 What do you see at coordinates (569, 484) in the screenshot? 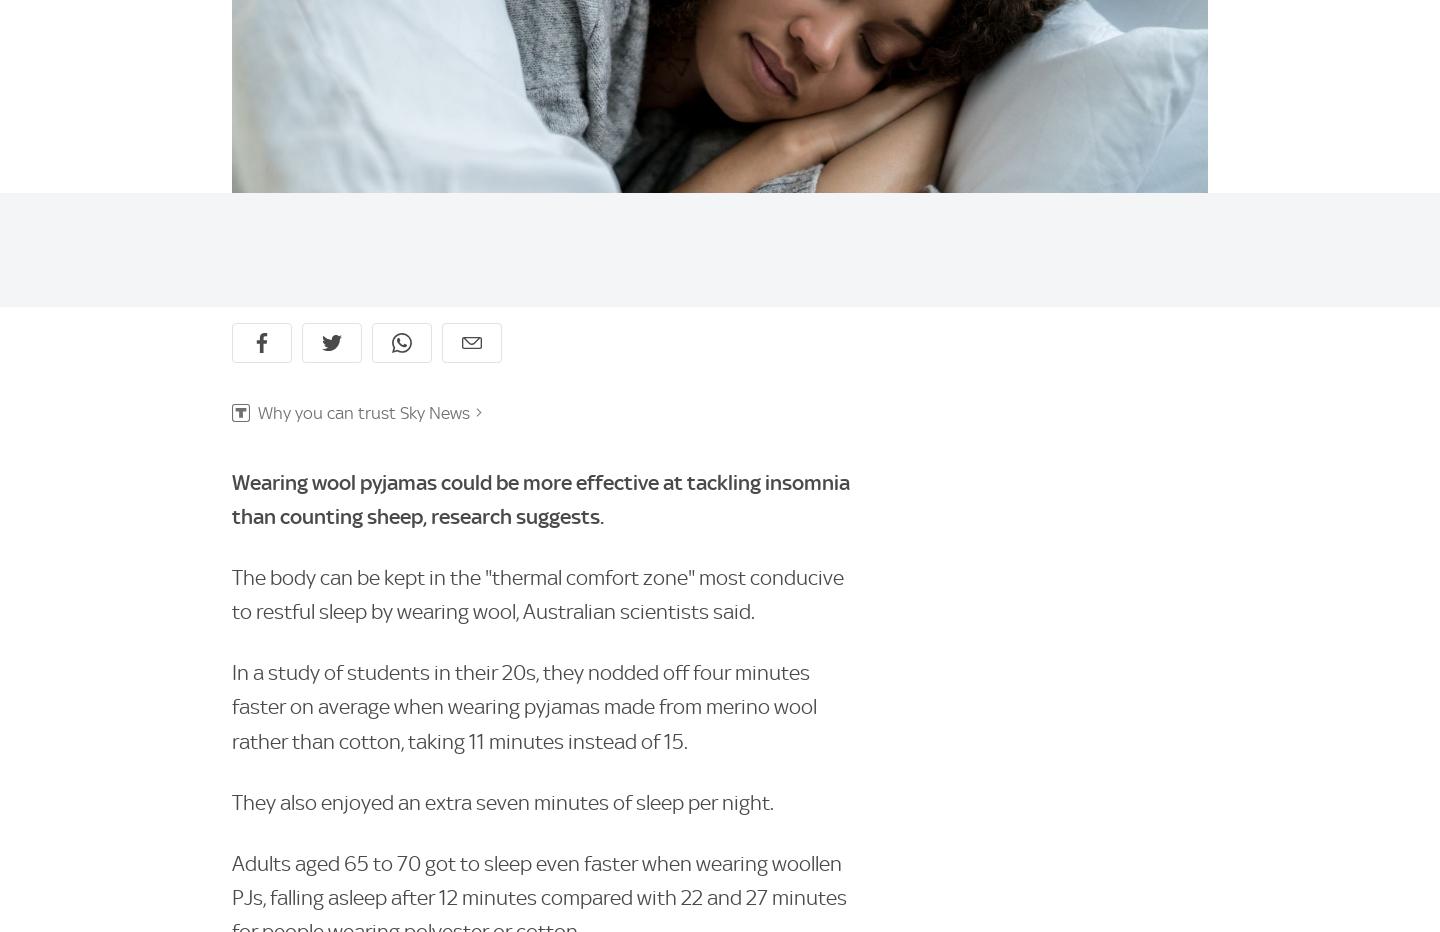
I see `'Sky News Services'` at bounding box center [569, 484].